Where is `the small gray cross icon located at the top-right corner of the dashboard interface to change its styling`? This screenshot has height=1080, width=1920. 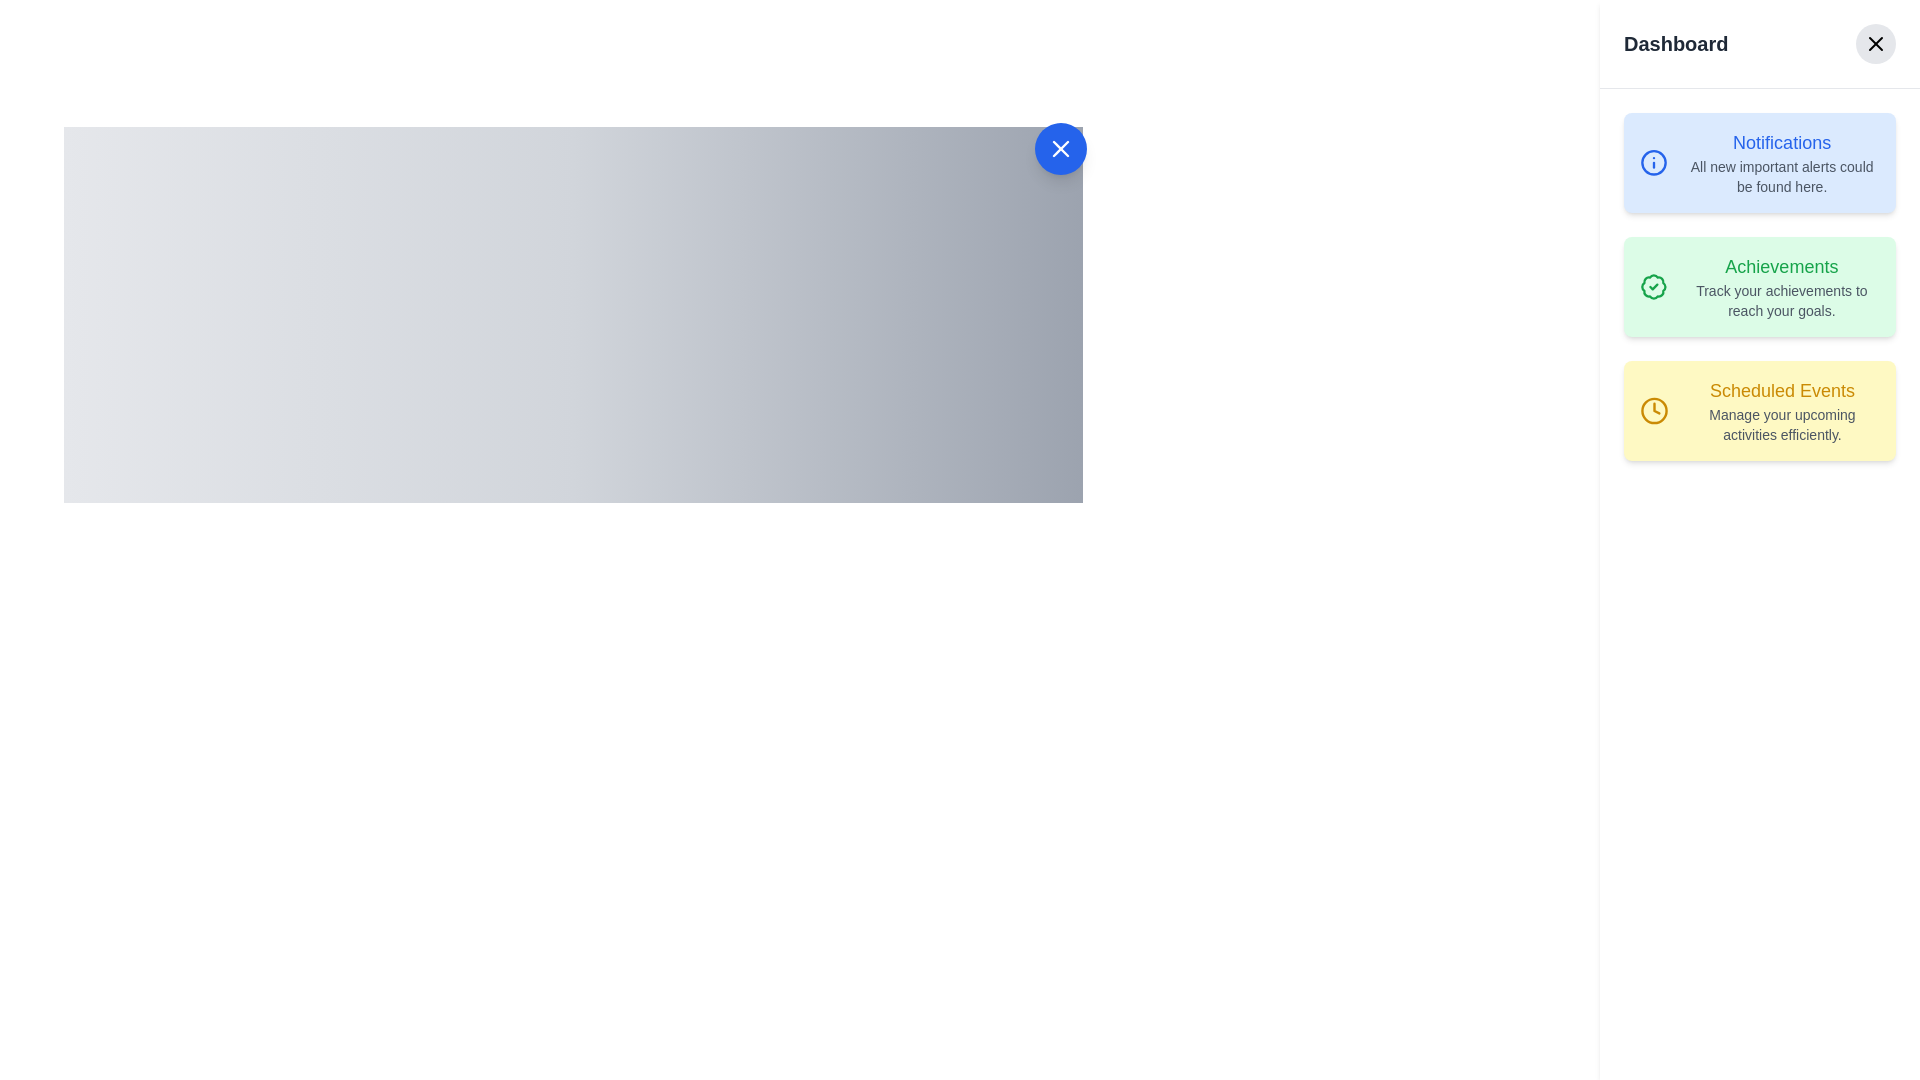 the small gray cross icon located at the top-right corner of the dashboard interface to change its styling is located at coordinates (1875, 43).